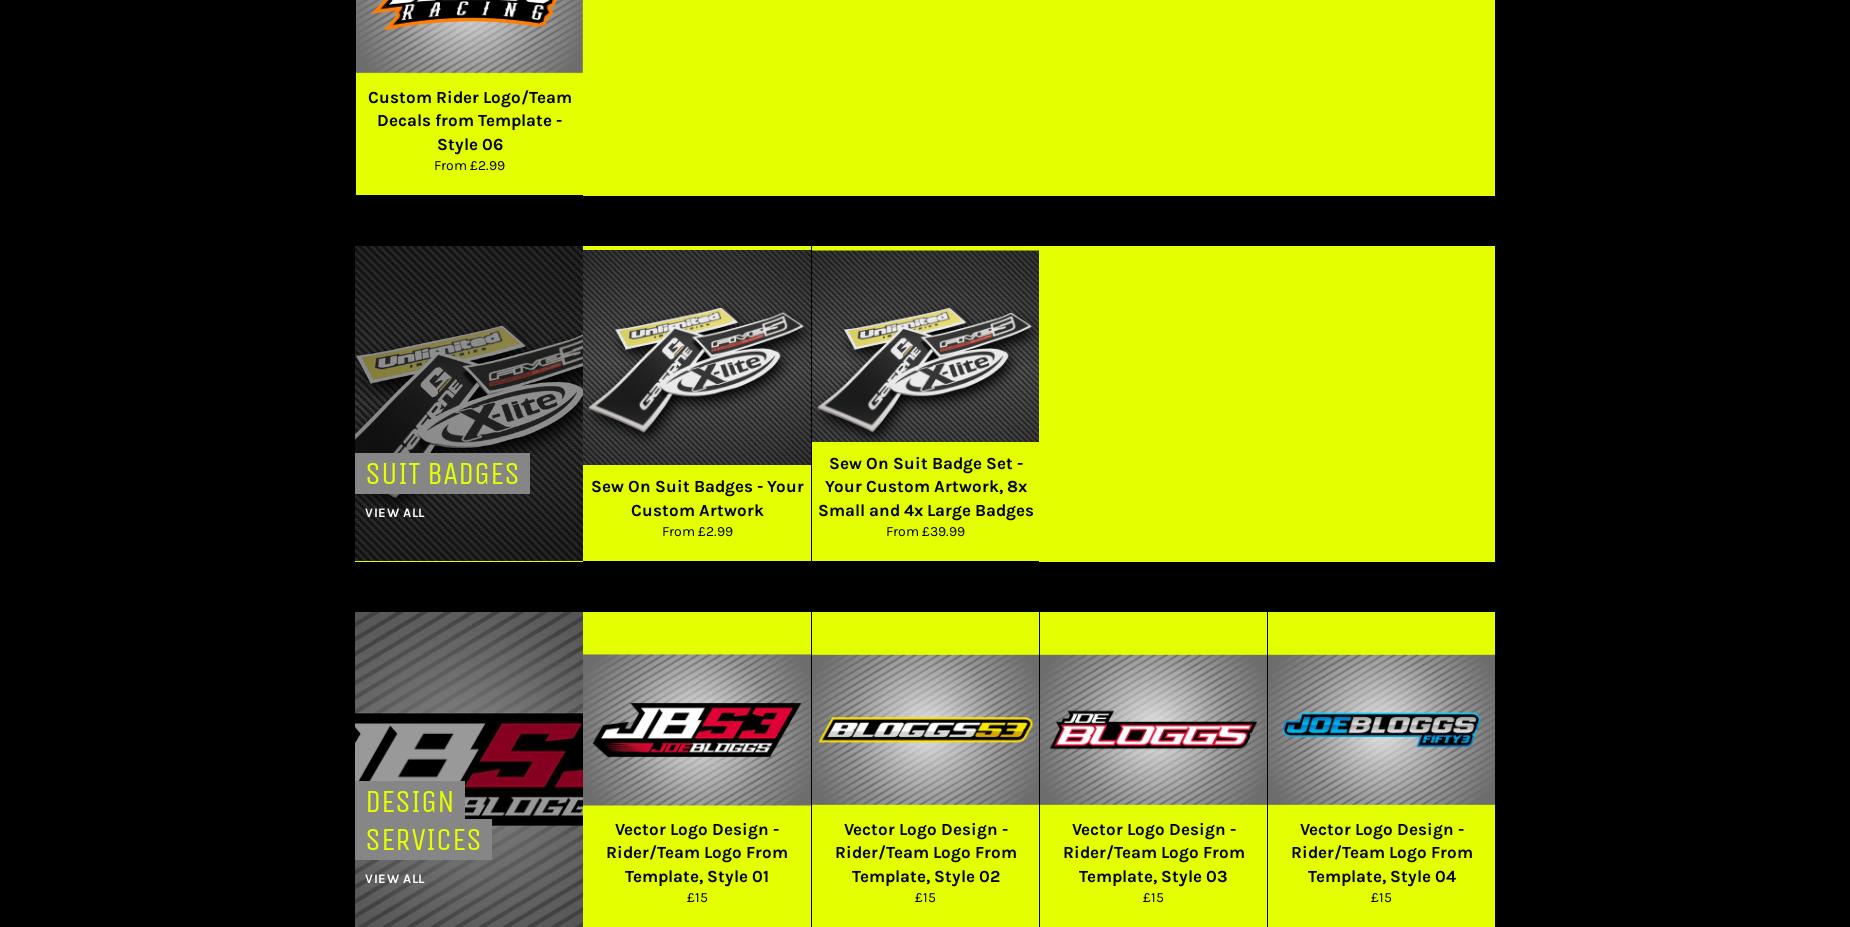  Describe the element at coordinates (833, 852) in the screenshot. I see `'Vector Logo Design - Rider/Team Logo From Template, Style 02'` at that location.